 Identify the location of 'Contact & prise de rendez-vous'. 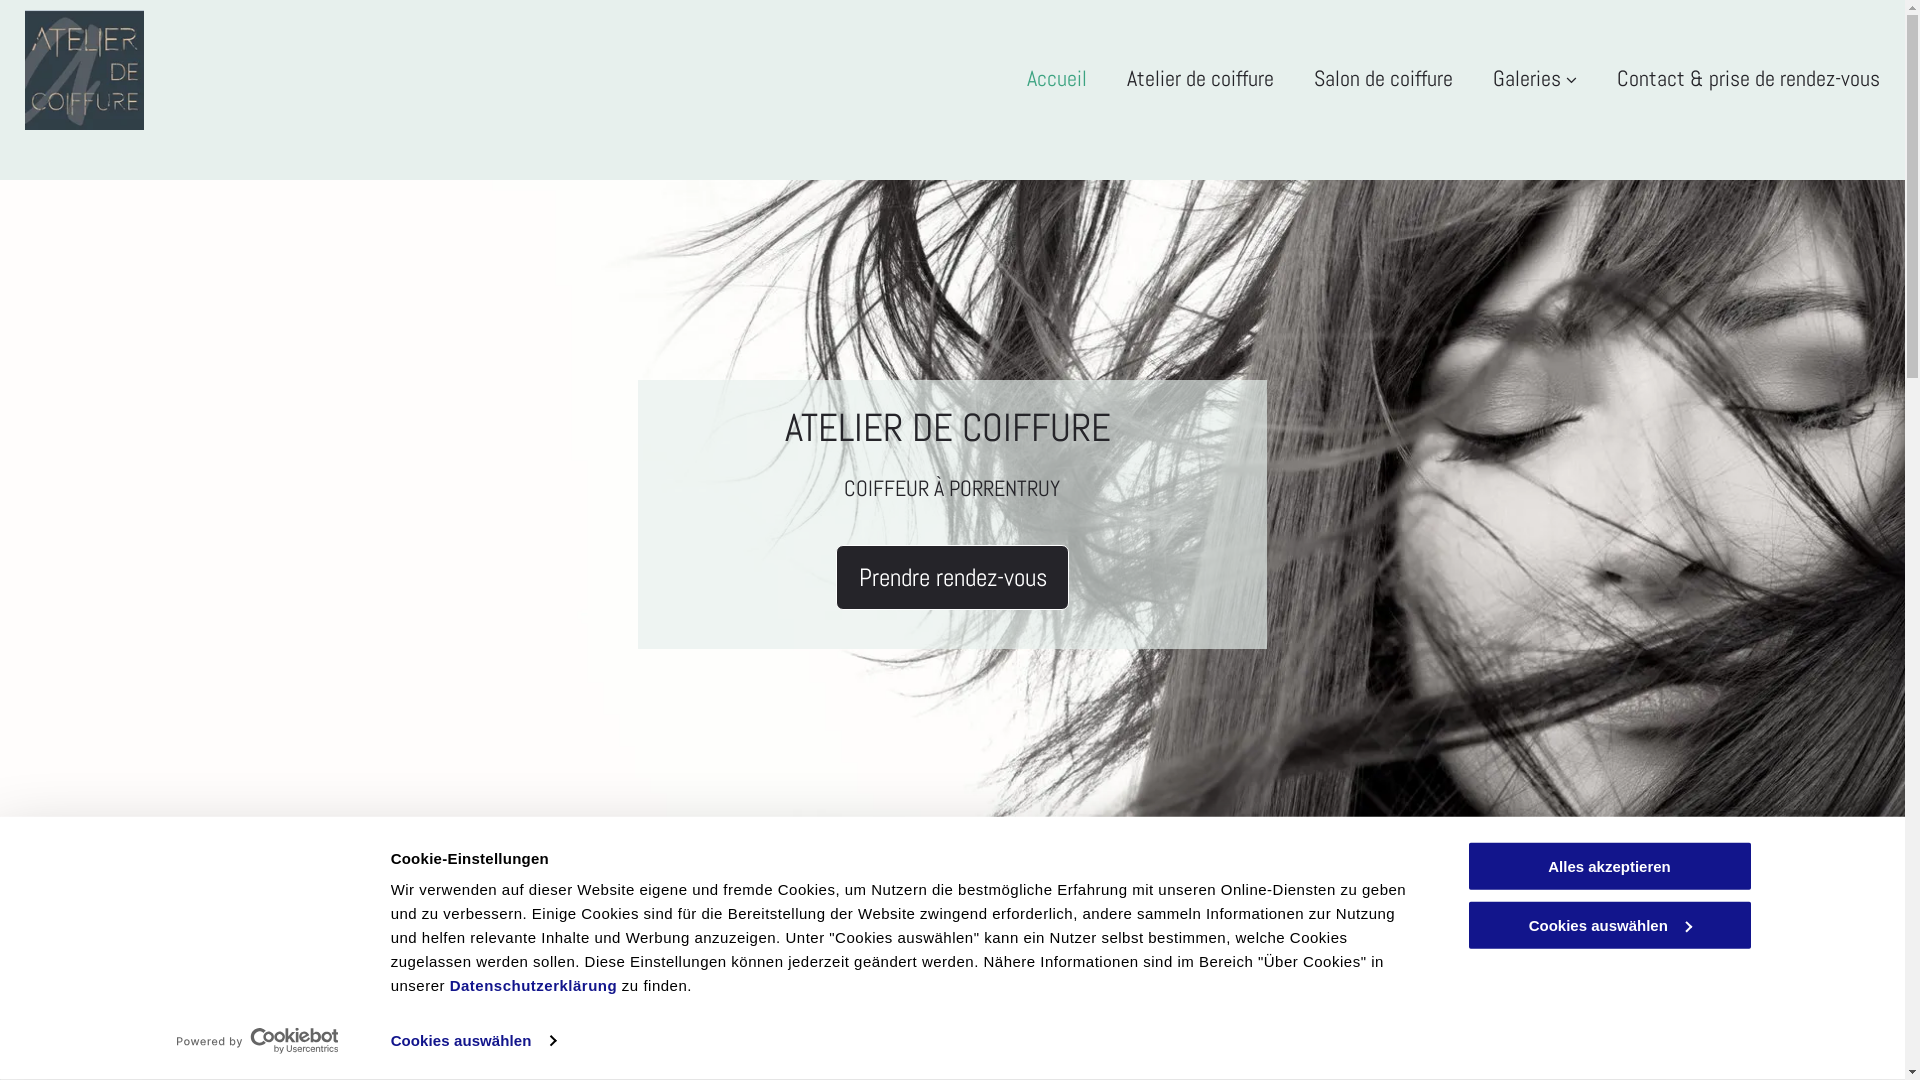
(1747, 75).